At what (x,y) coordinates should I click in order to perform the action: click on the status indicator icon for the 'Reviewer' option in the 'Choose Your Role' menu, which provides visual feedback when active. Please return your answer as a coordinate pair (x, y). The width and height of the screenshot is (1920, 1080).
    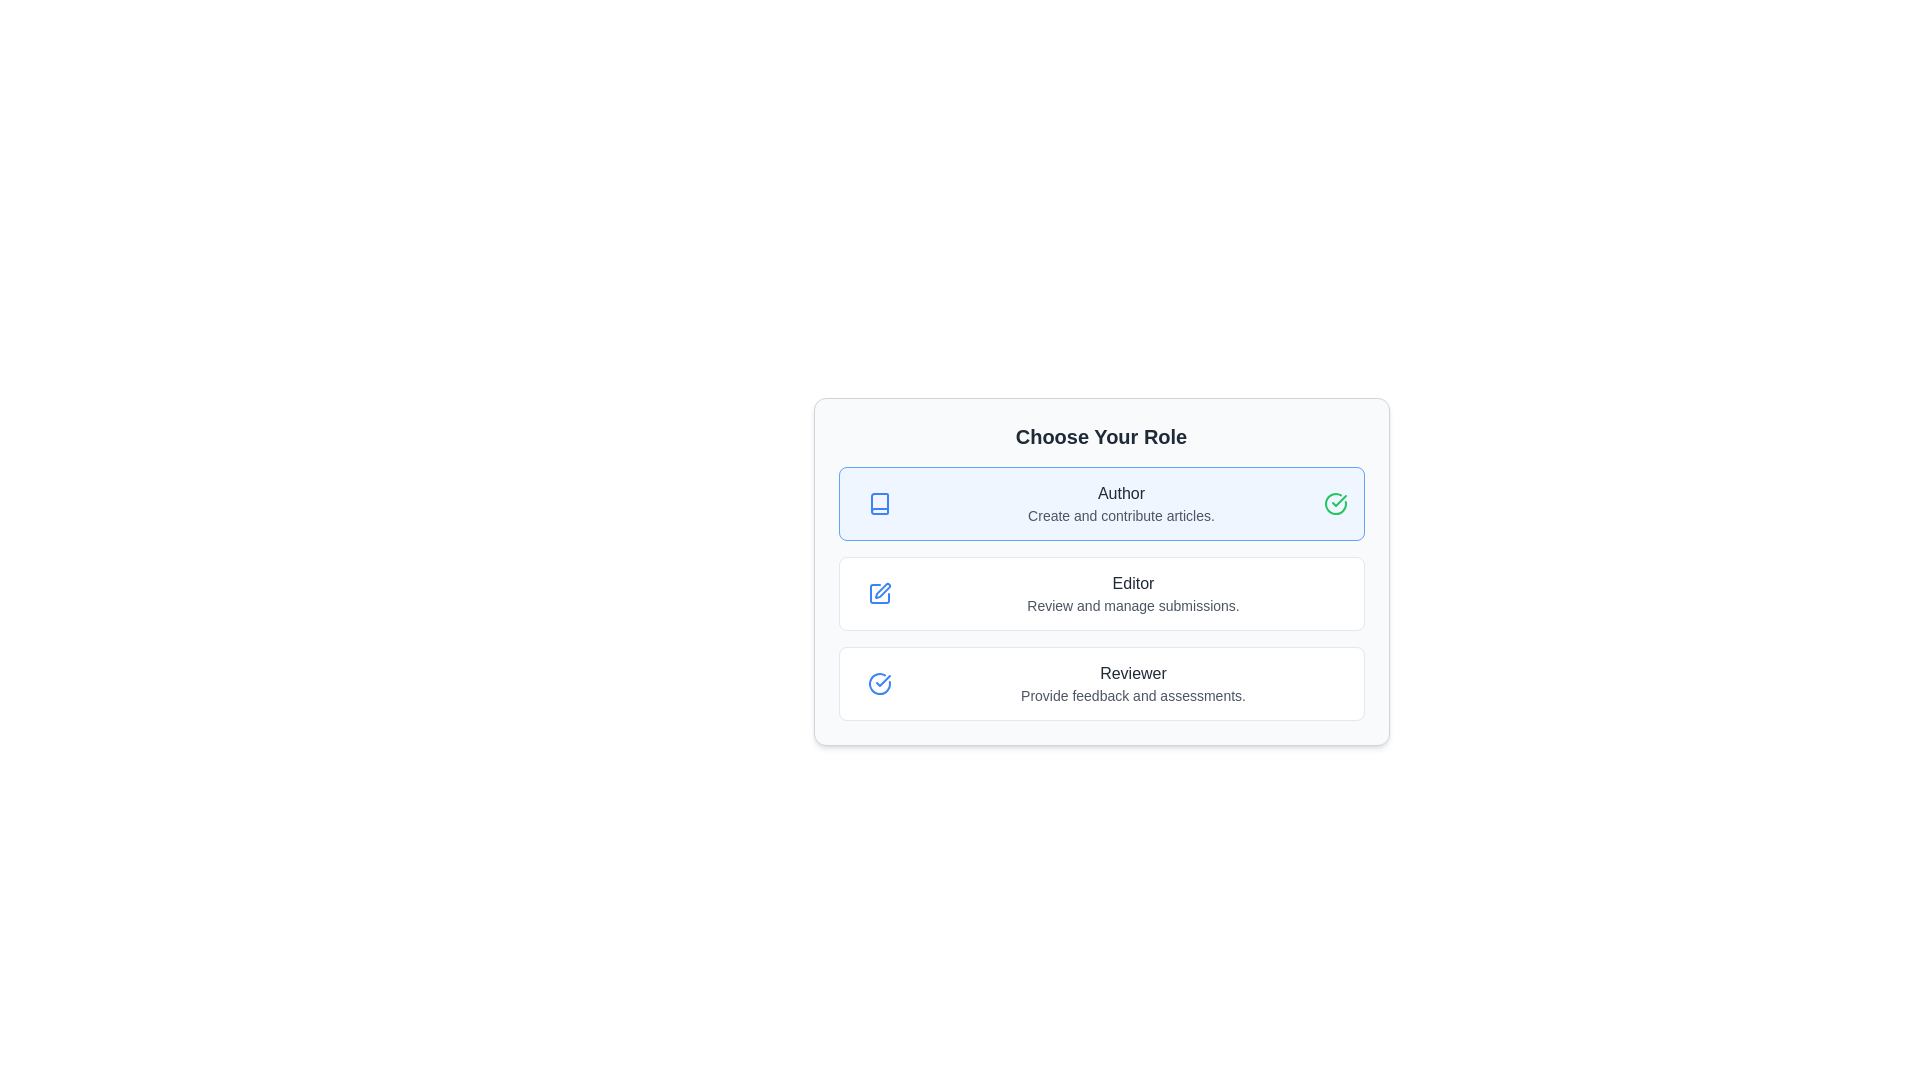
    Looking at the image, I should click on (879, 682).